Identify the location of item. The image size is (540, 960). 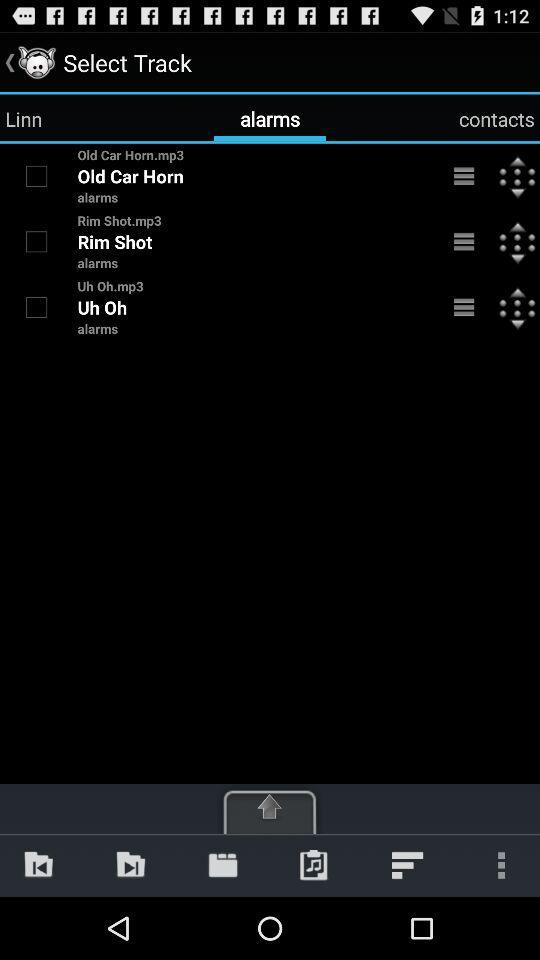
(36, 307).